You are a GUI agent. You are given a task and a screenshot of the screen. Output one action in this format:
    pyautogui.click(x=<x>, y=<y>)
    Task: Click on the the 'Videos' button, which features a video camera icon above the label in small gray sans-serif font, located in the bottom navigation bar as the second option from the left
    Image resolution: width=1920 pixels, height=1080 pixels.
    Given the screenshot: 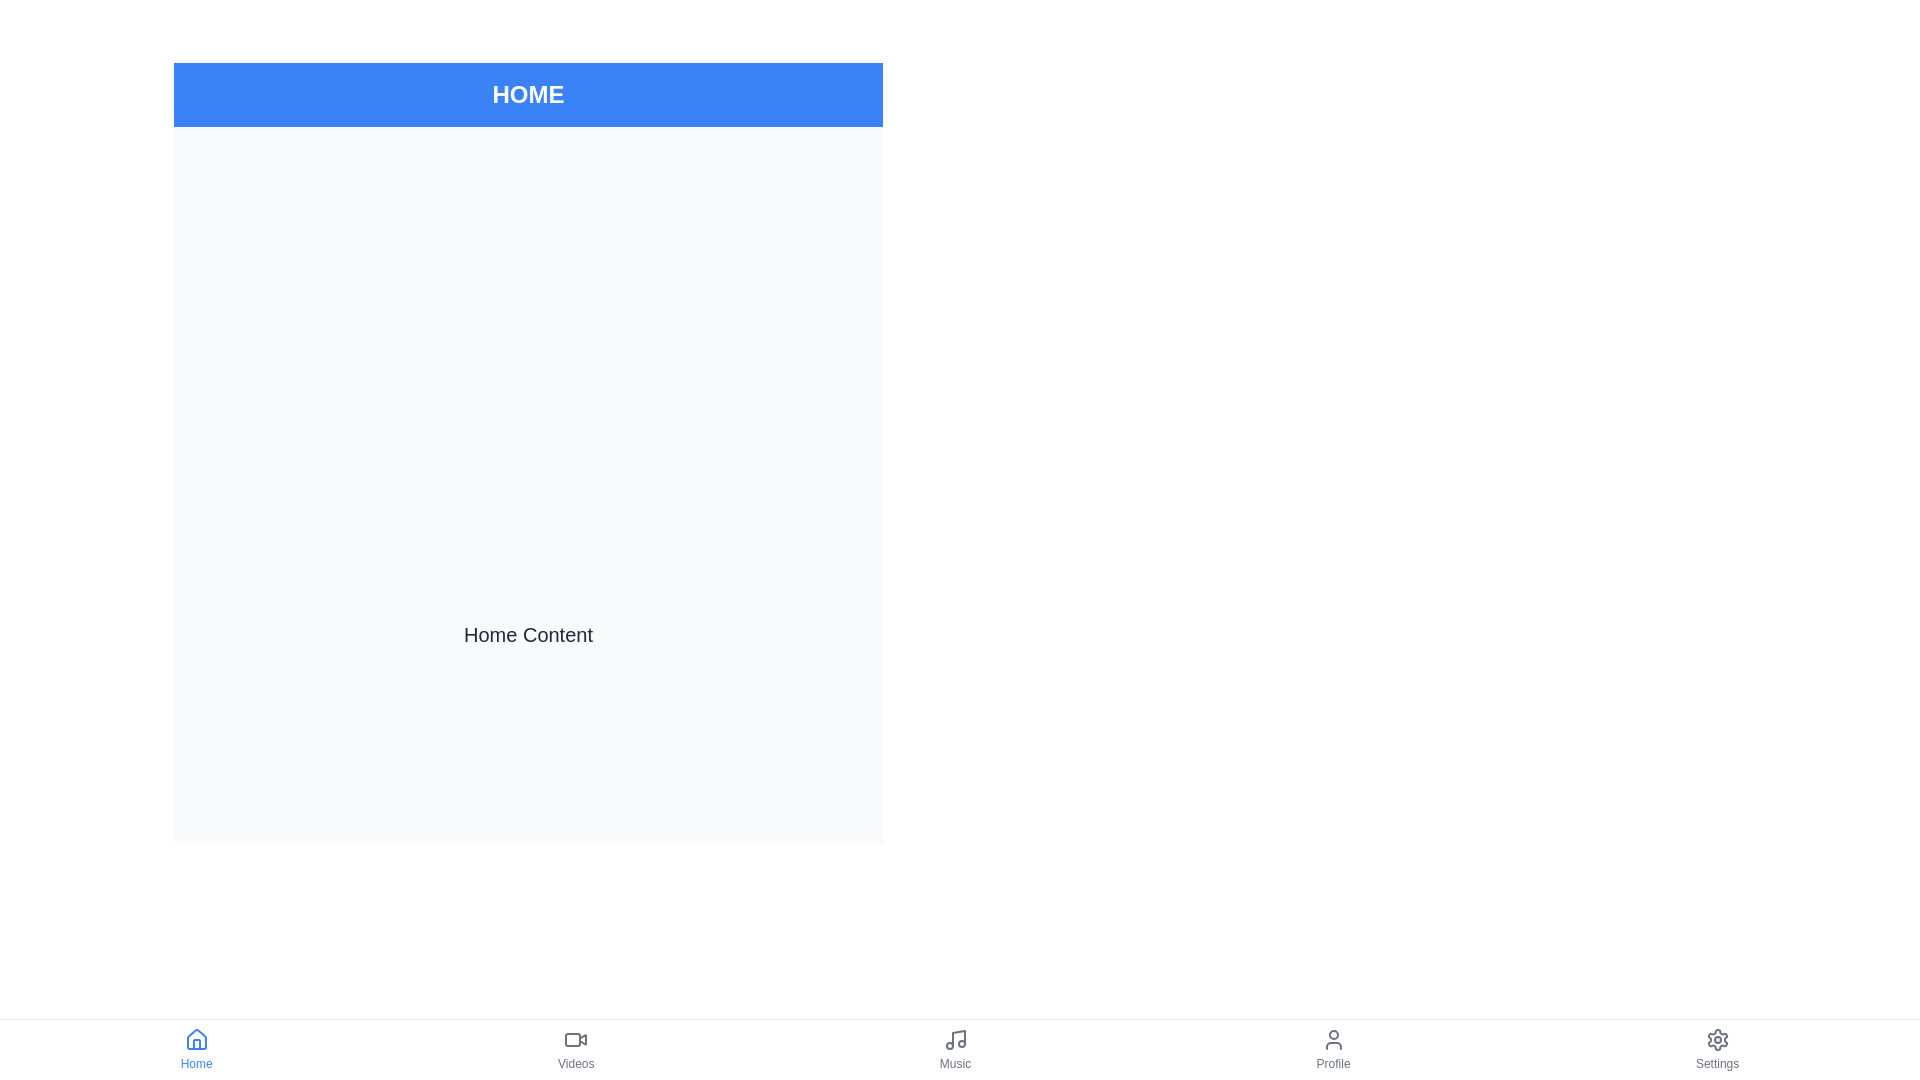 What is the action you would take?
    pyautogui.click(x=575, y=1048)
    